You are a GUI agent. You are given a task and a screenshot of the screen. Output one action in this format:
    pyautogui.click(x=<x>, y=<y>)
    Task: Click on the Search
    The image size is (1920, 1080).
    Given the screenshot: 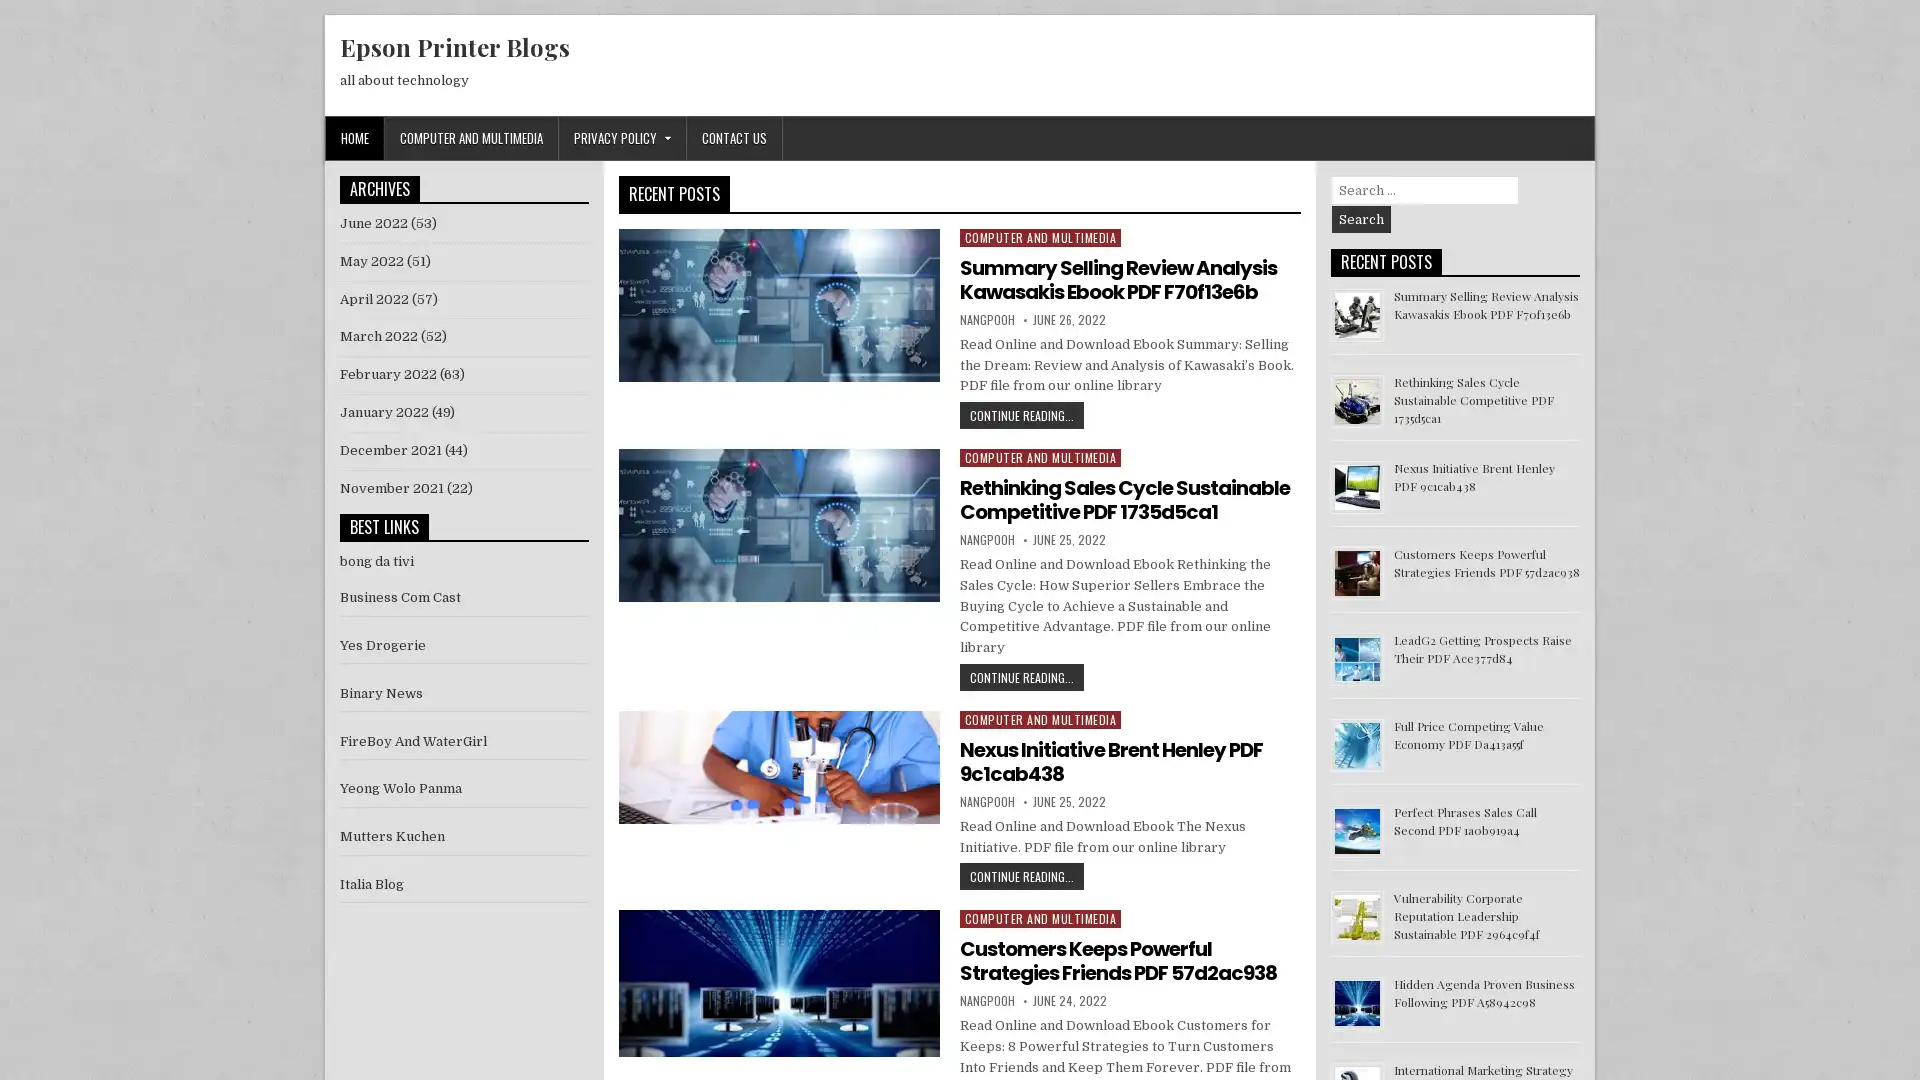 What is the action you would take?
    pyautogui.click(x=1360, y=219)
    